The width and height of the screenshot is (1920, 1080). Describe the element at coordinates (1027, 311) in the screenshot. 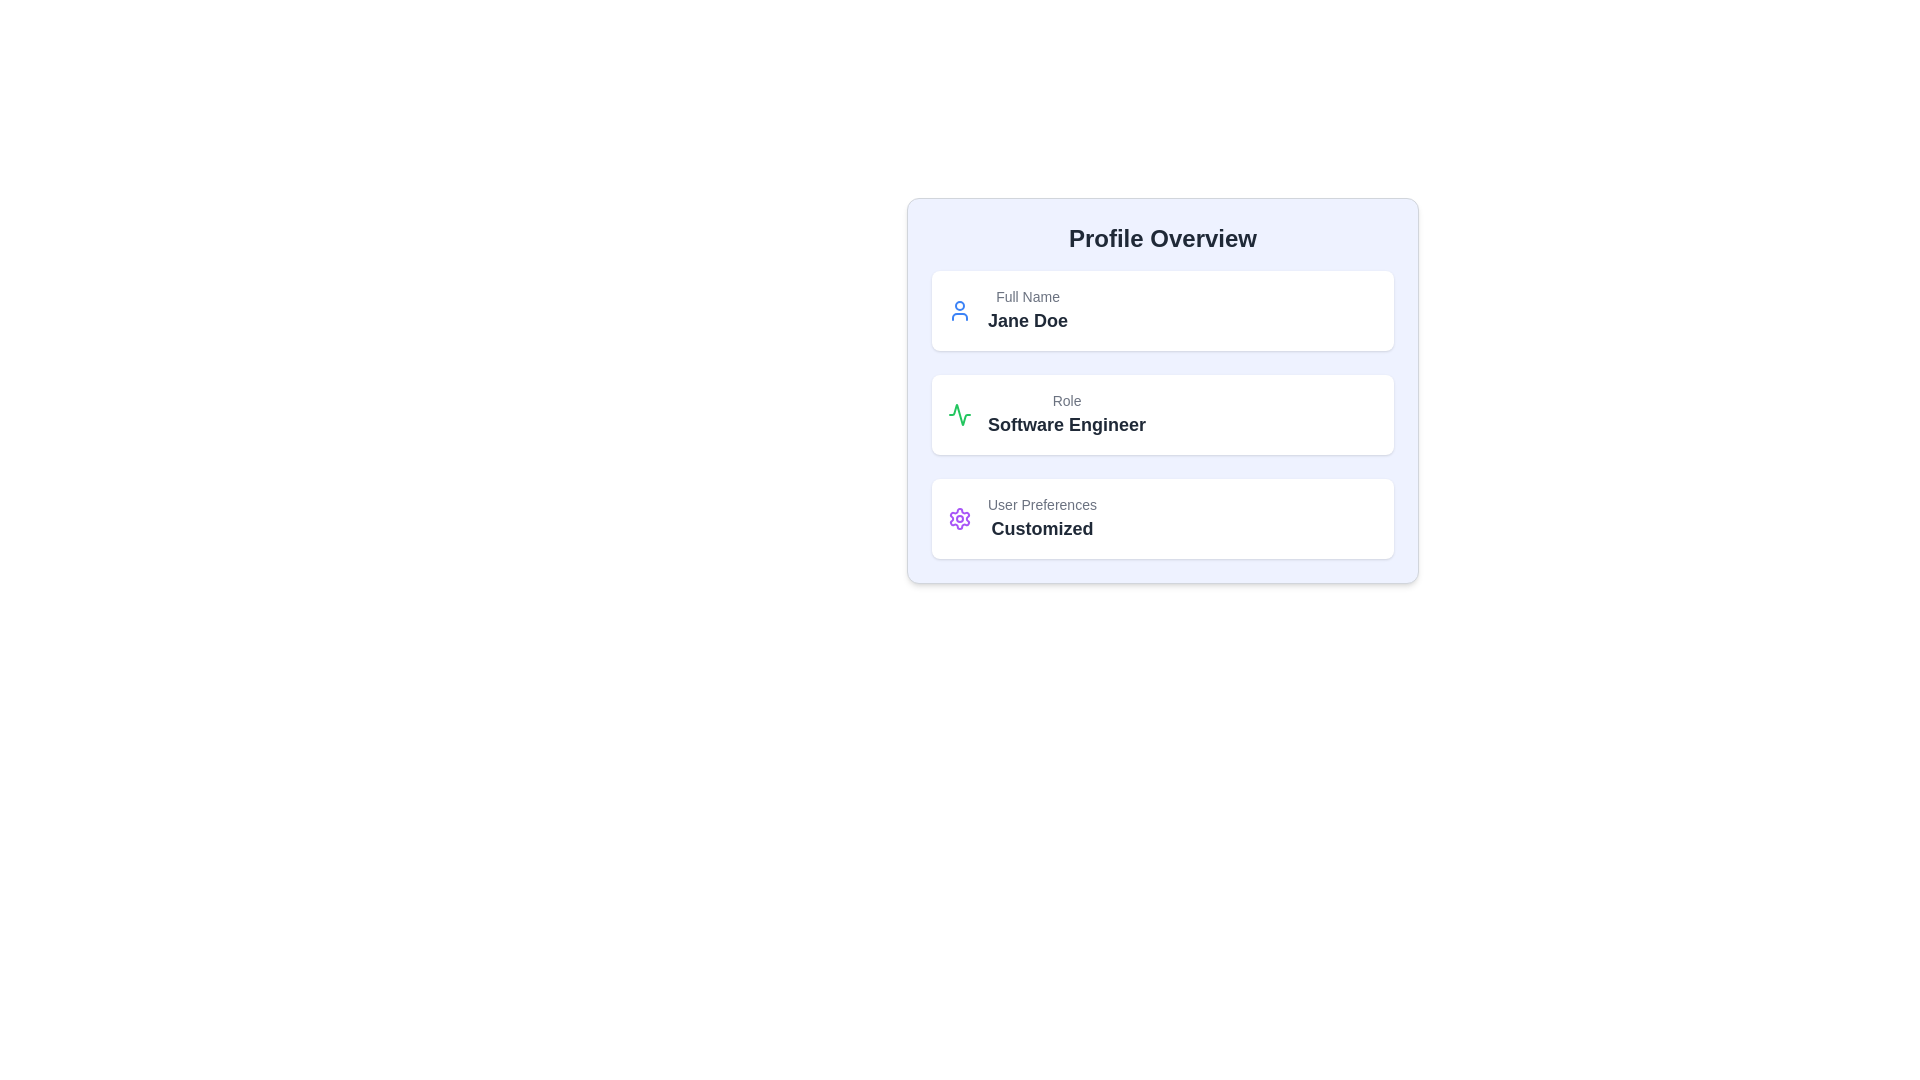

I see `the Text Display Component containing the subtitle 'Full Name' and the name 'Jane Doe'` at that location.